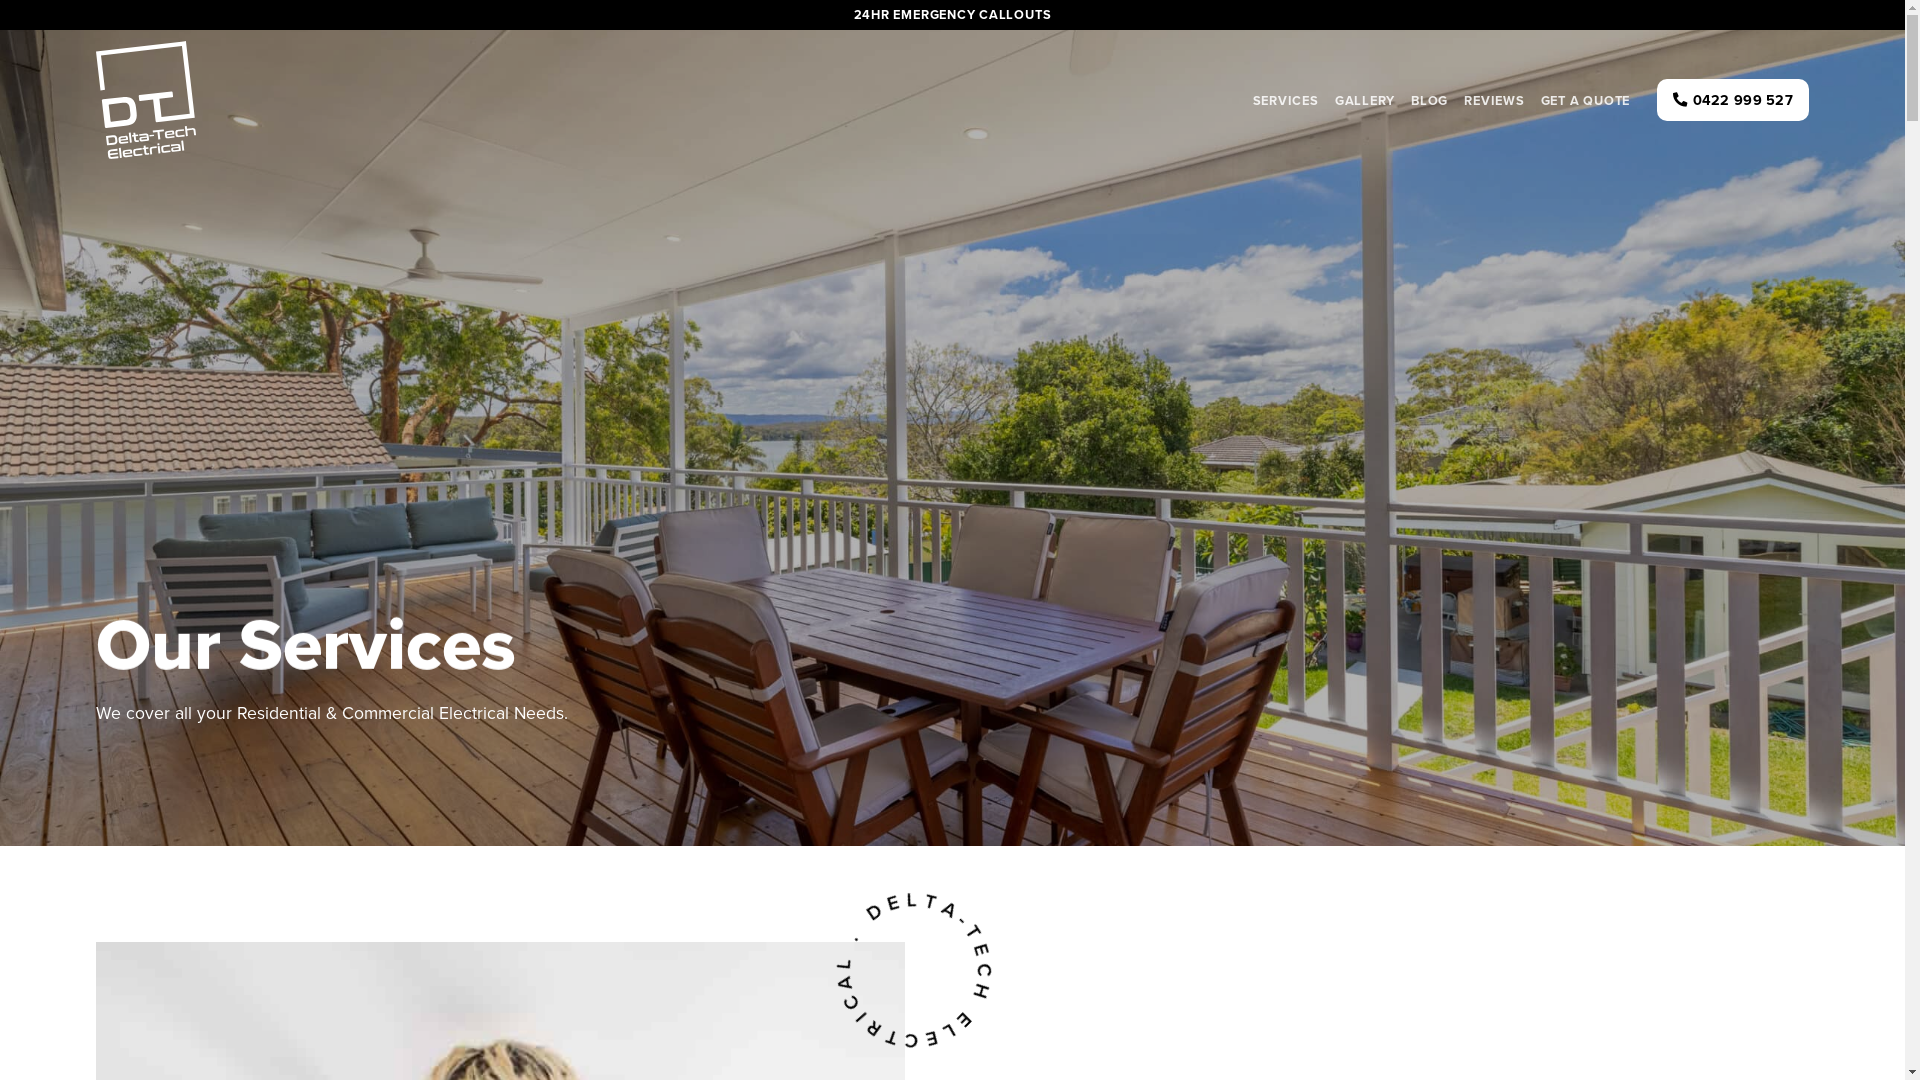 This screenshot has height=1080, width=1920. Describe the element at coordinates (1731, 100) in the screenshot. I see `'0422 999 527'` at that location.